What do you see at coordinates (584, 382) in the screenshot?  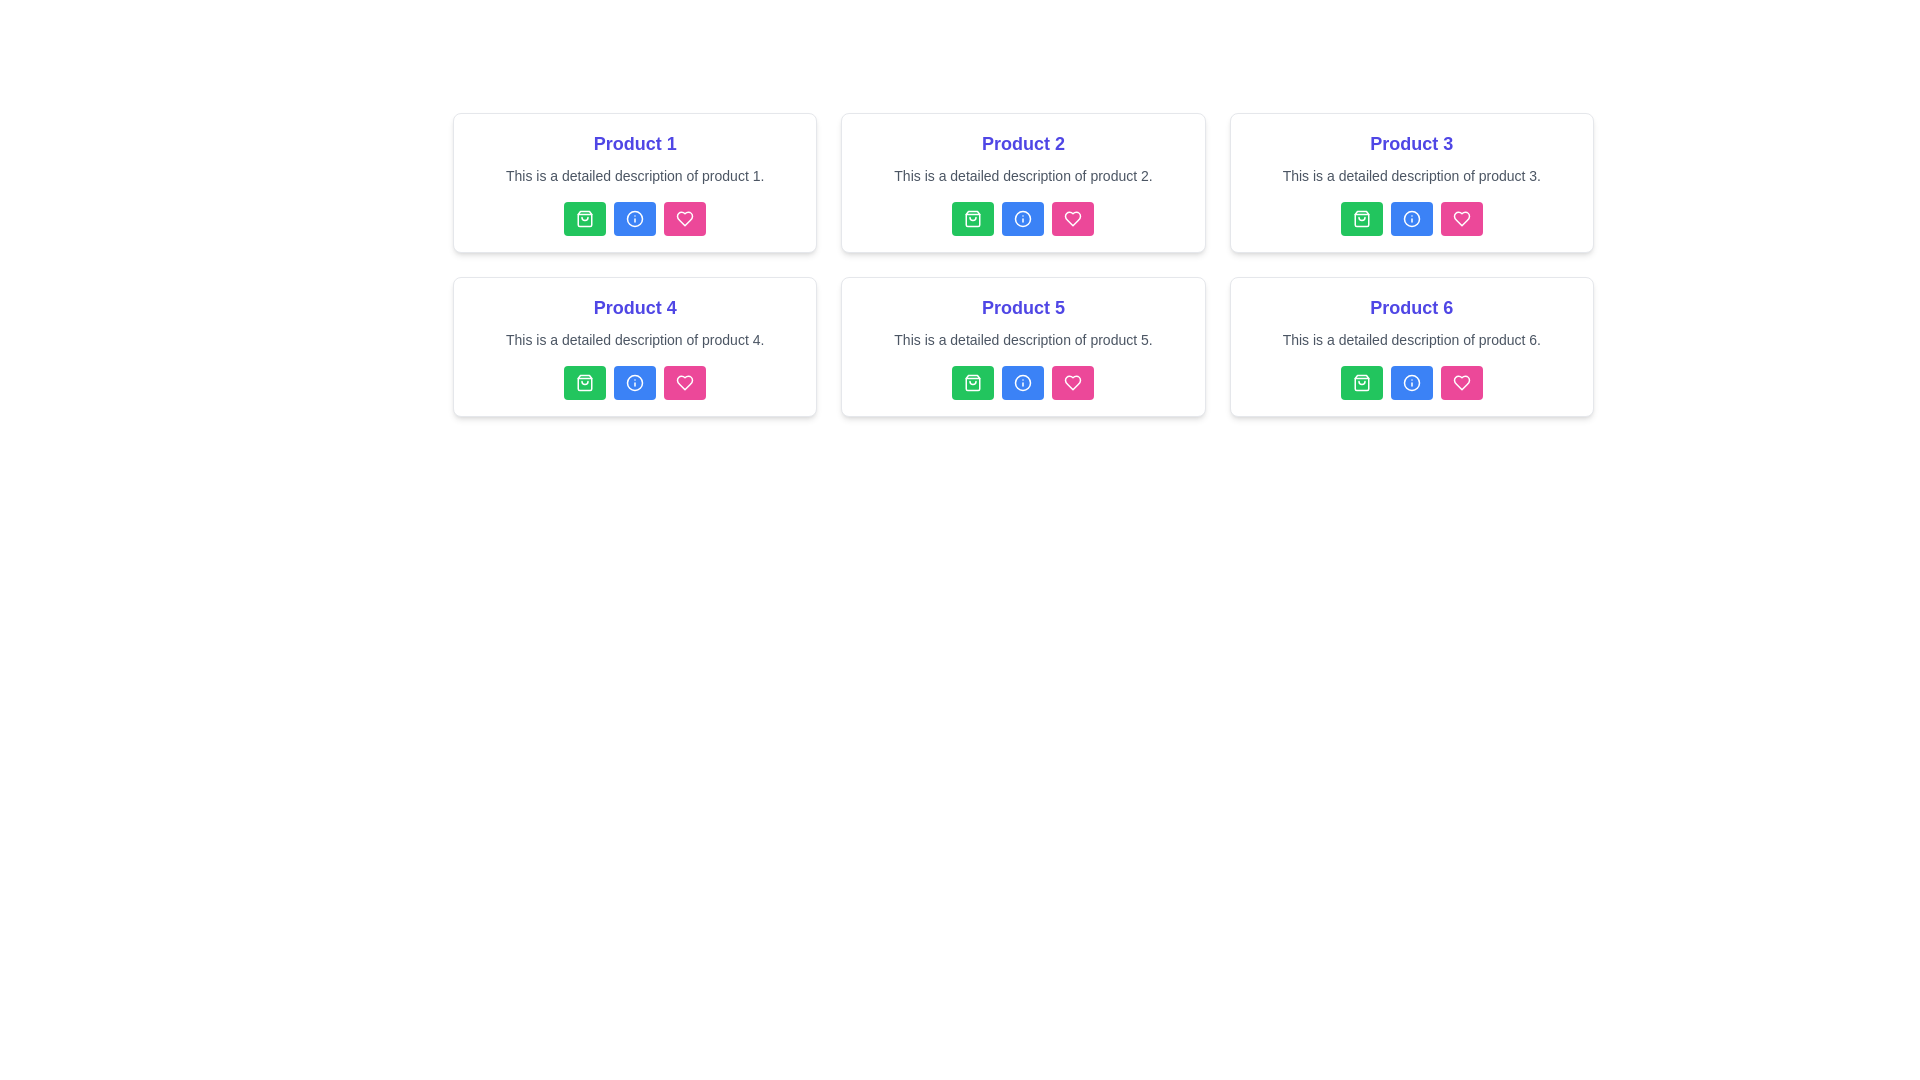 I see `the green shopping bag icon located in the middle row, specifically as the first button among three buttons under the description of 'Product 4'` at bounding box center [584, 382].